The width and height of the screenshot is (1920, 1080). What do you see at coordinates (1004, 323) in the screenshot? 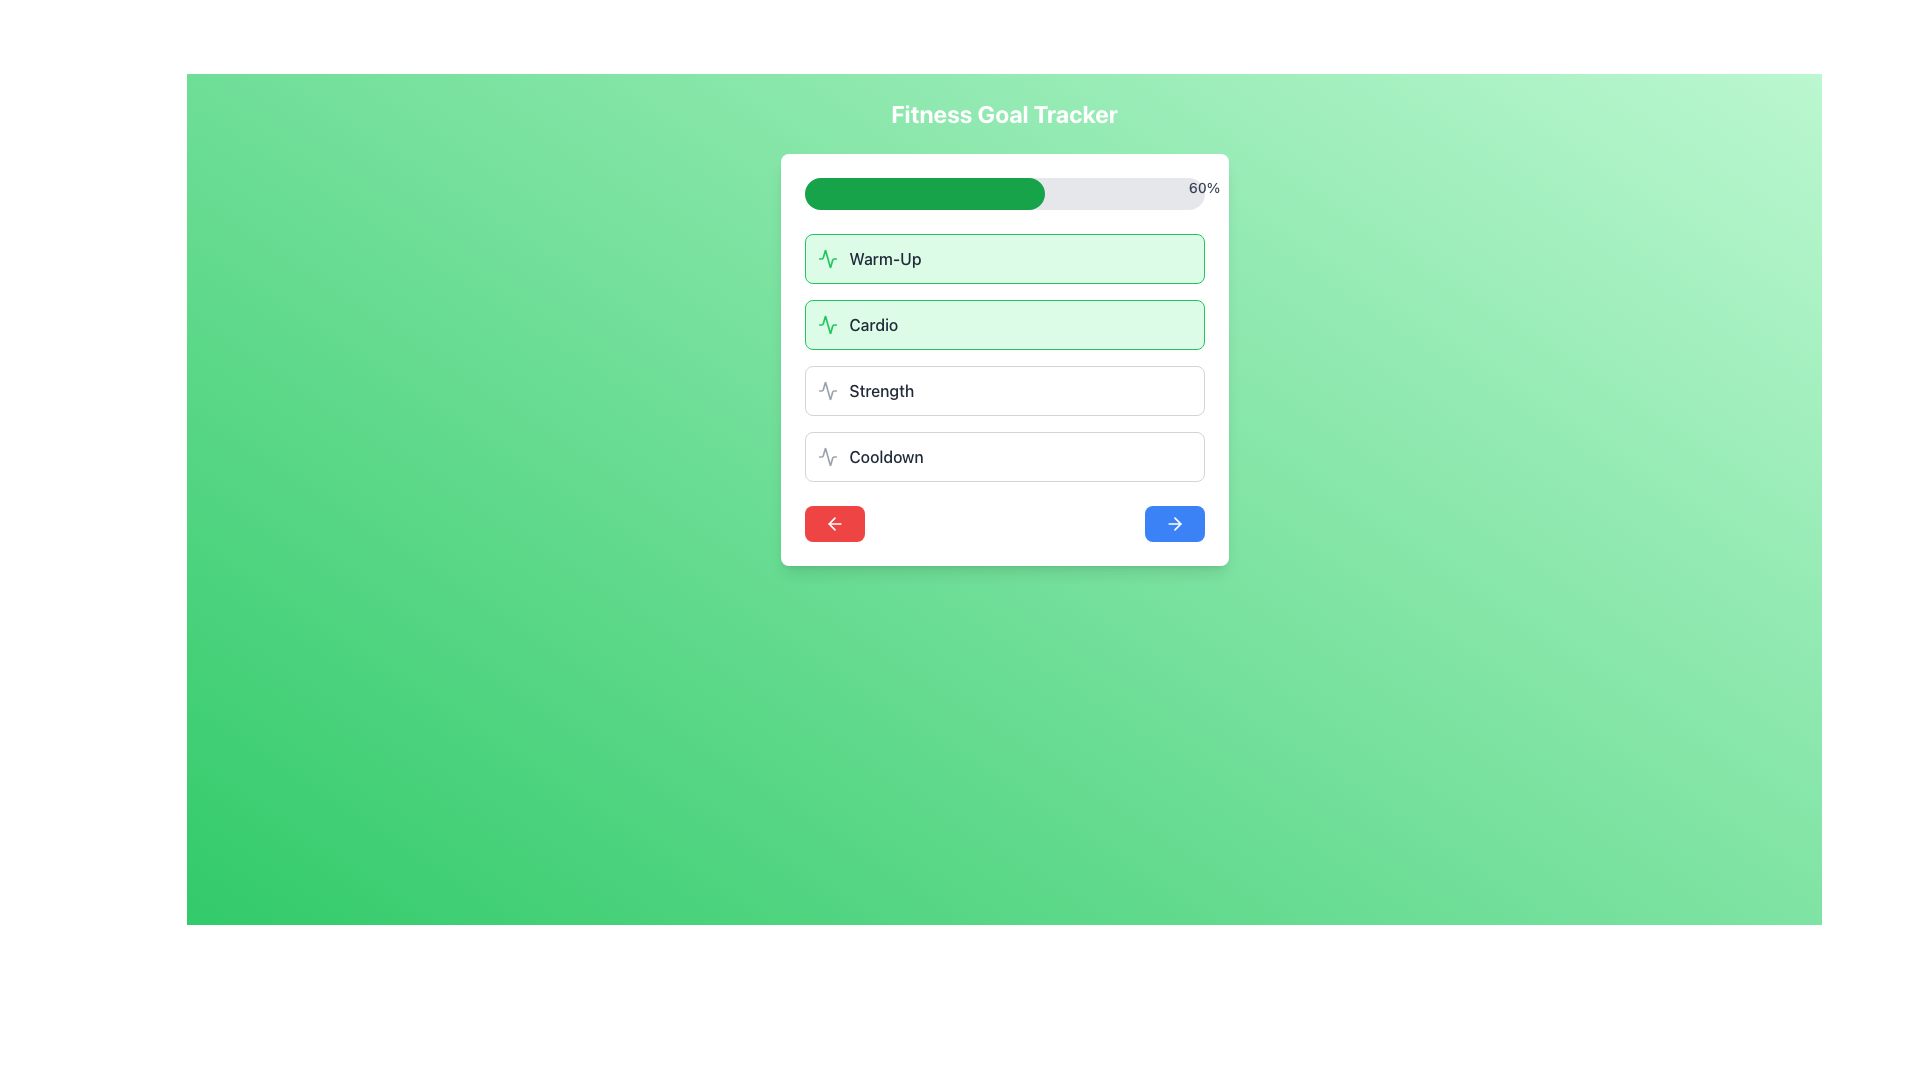
I see `the 'Cardio' button in the Fitness Goal Tracker` at bounding box center [1004, 323].